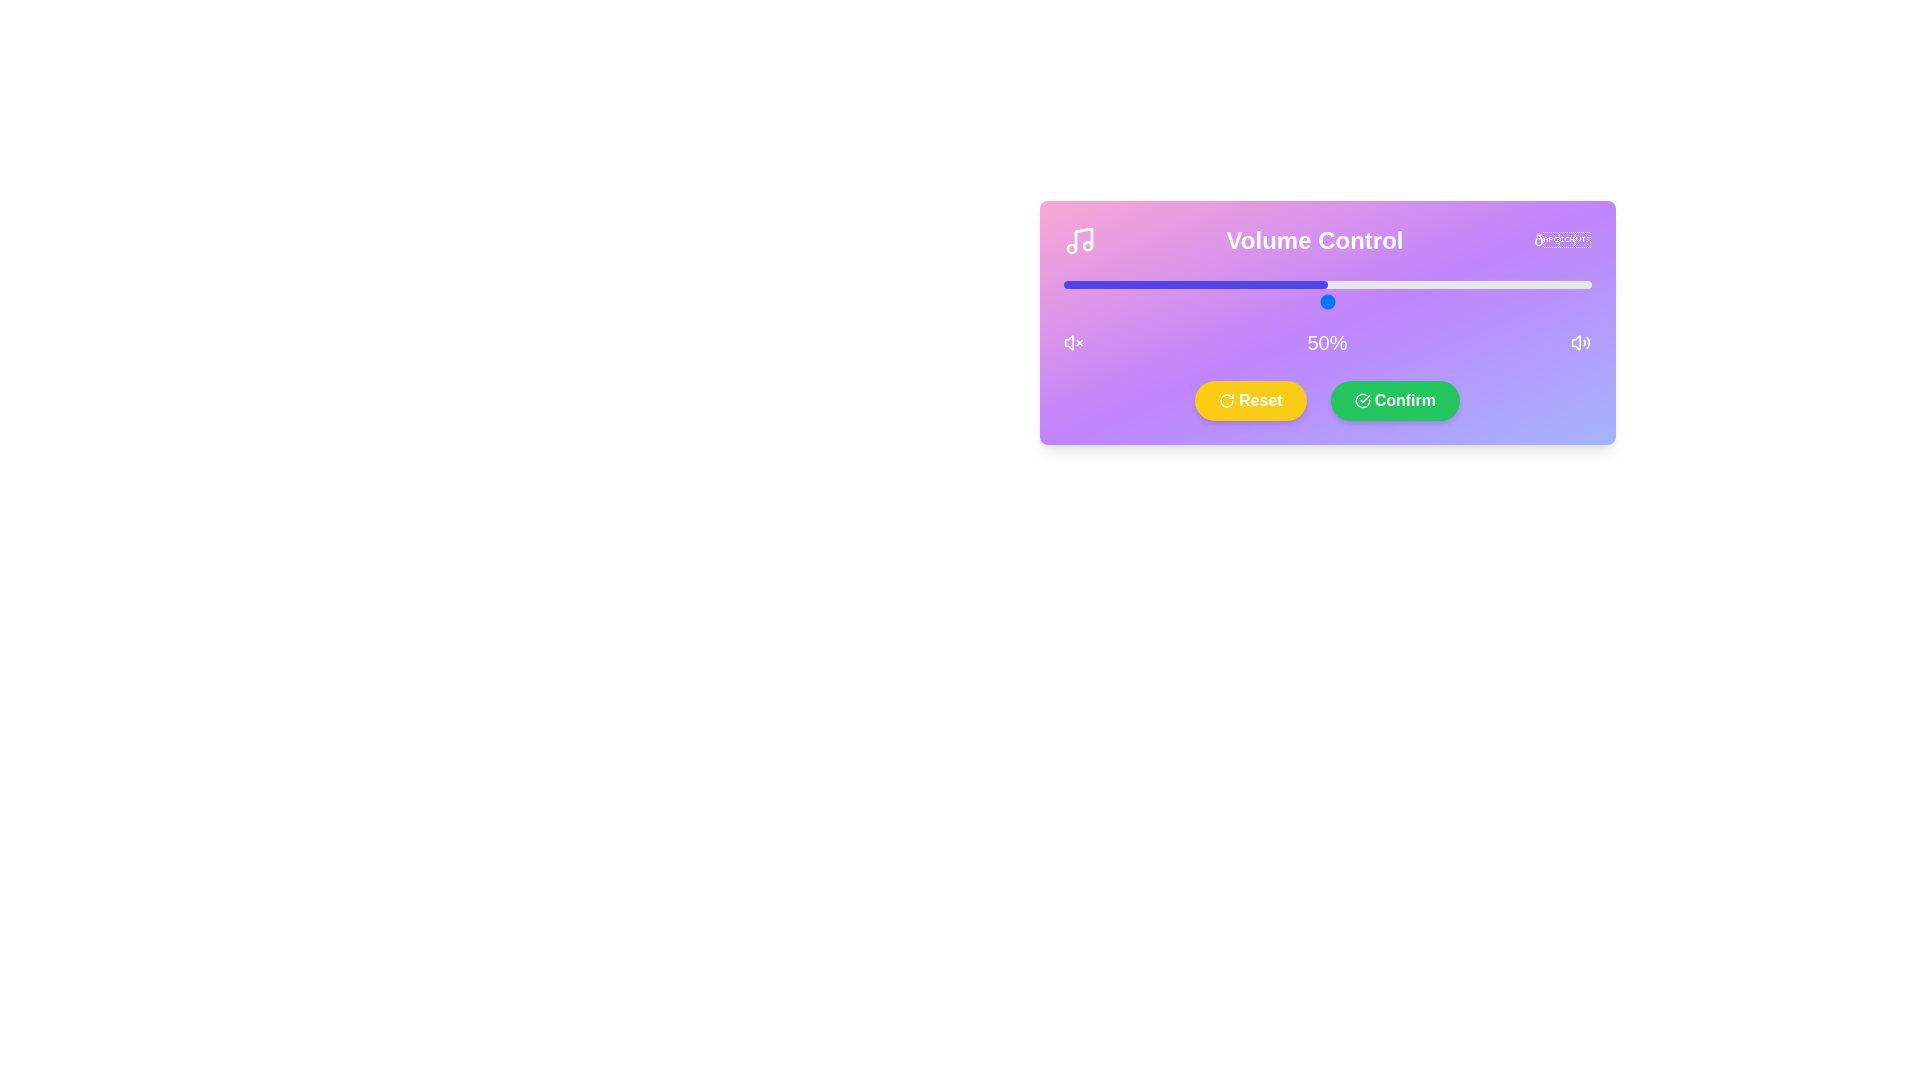  Describe the element at coordinates (1316, 285) in the screenshot. I see `the slider value` at that location.